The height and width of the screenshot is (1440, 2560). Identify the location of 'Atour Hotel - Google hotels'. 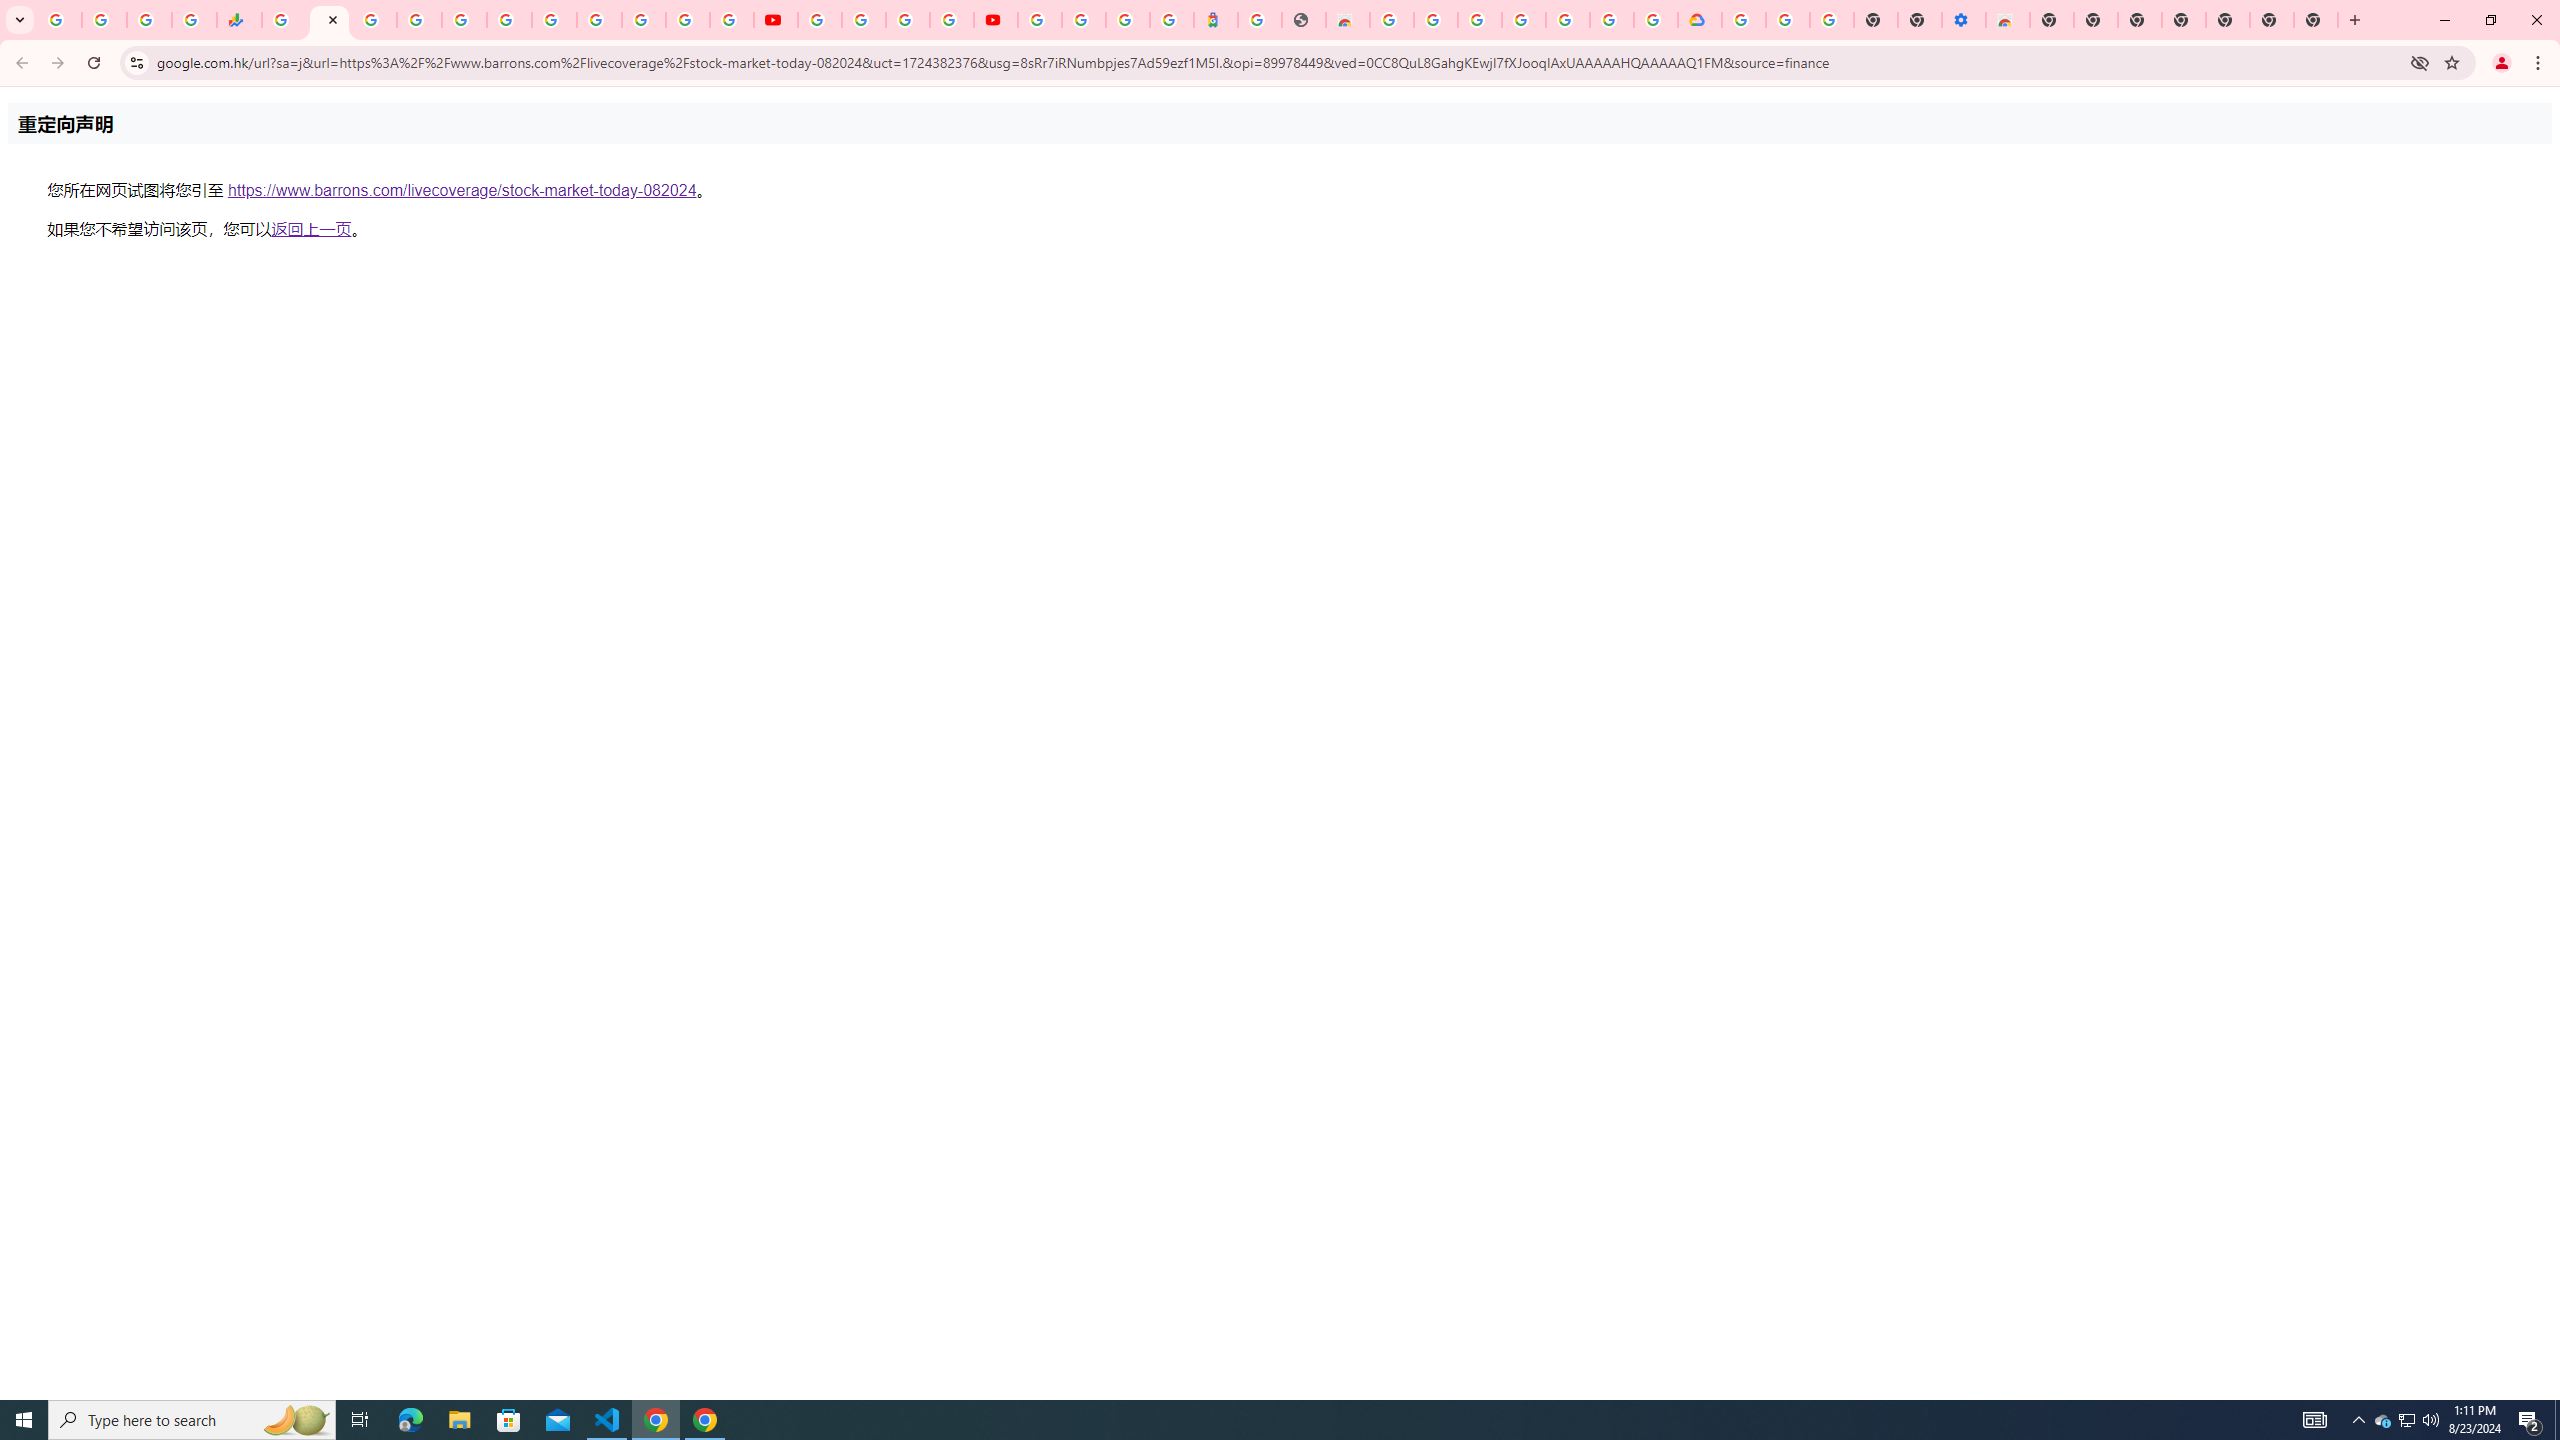
(1215, 19).